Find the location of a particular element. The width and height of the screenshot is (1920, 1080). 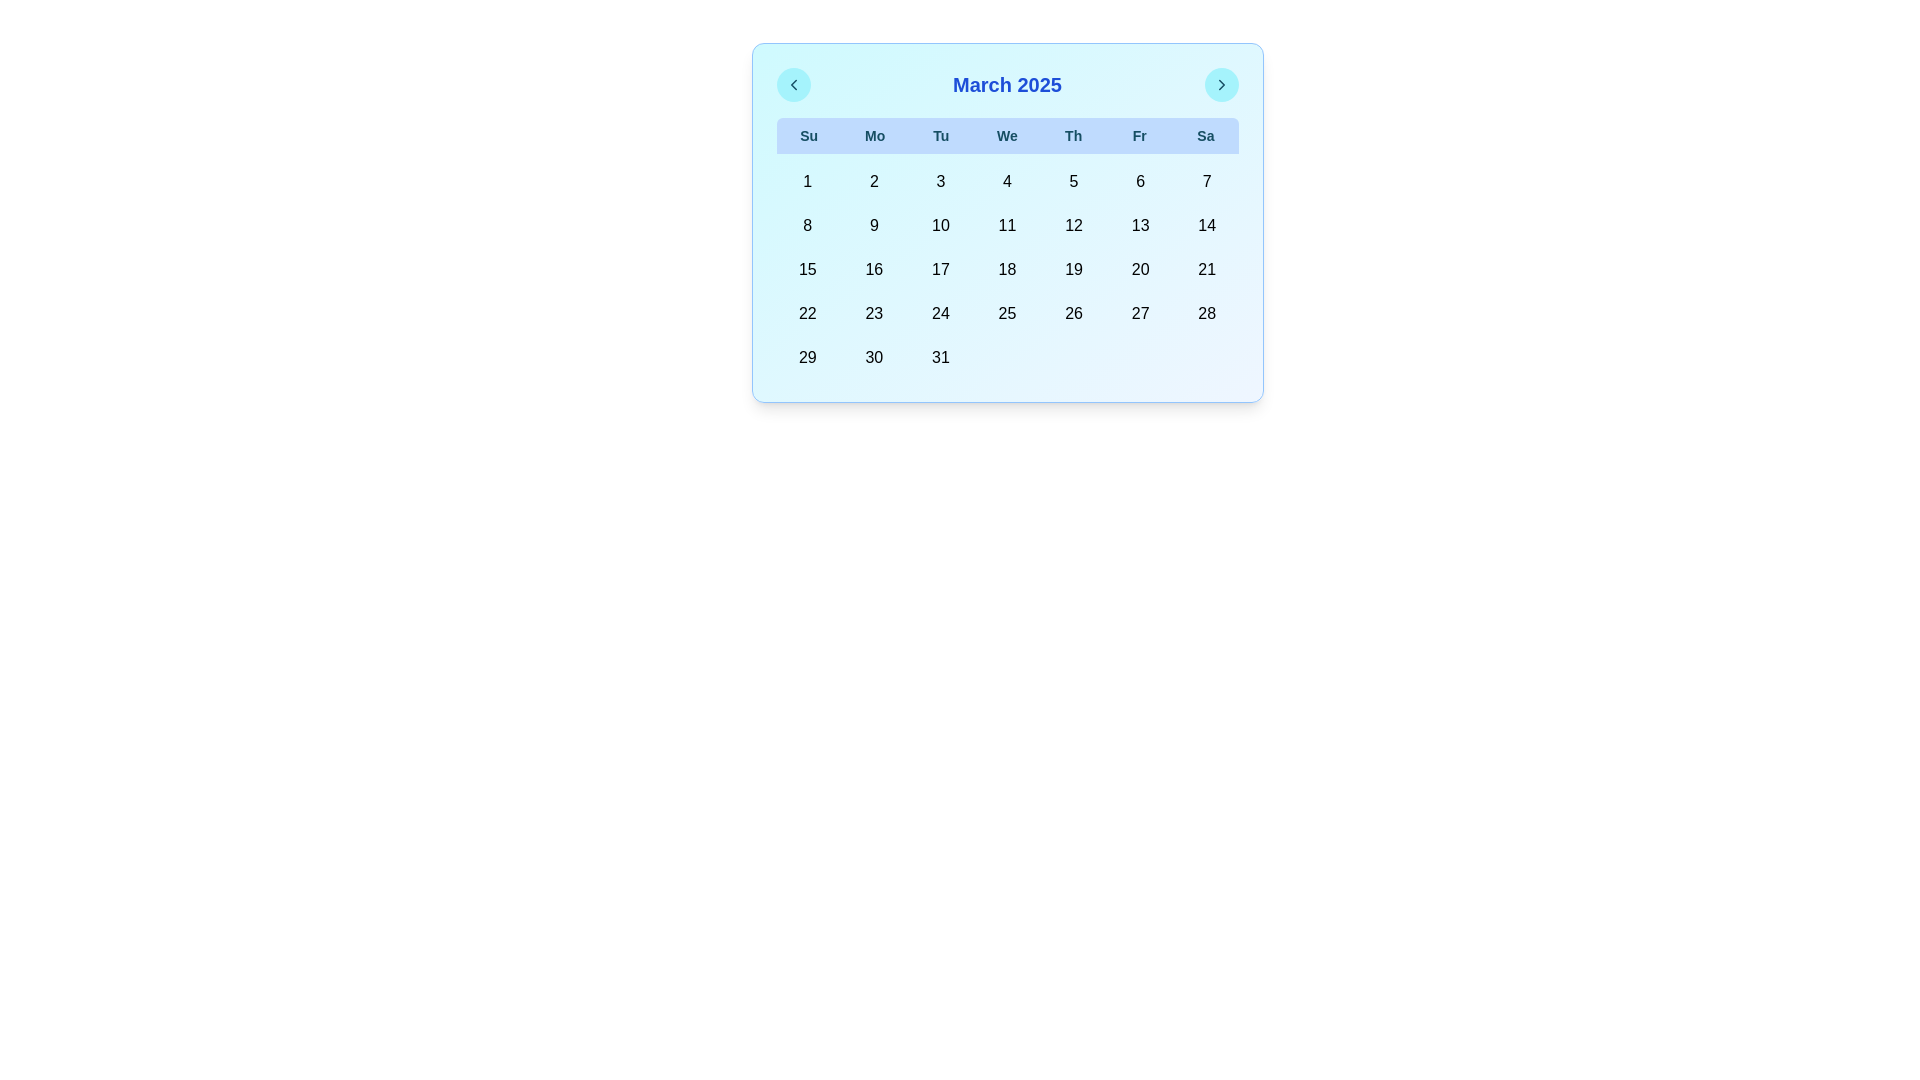

a day in the interactive calendar grid for March 2025 is located at coordinates (1007, 270).